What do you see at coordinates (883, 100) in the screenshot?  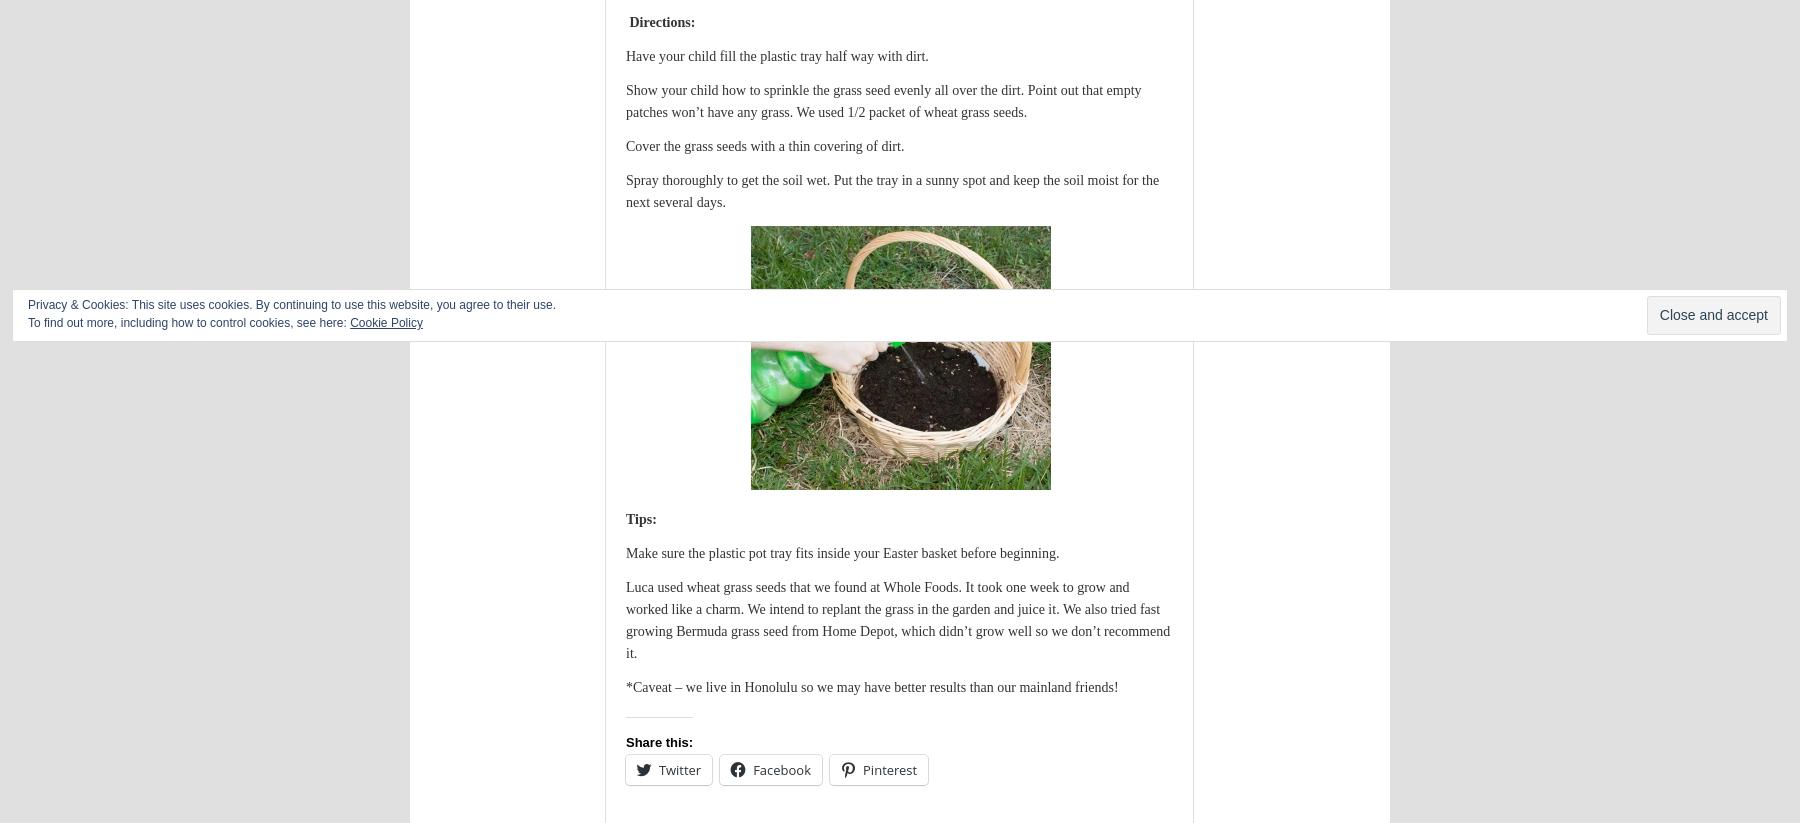 I see `'Show your child how to sprinkle the grass seed evenly all over the dirt. Point out that empty patches won’t have any grass. We used 1/2 packet of wheat grass seeds.'` at bounding box center [883, 100].